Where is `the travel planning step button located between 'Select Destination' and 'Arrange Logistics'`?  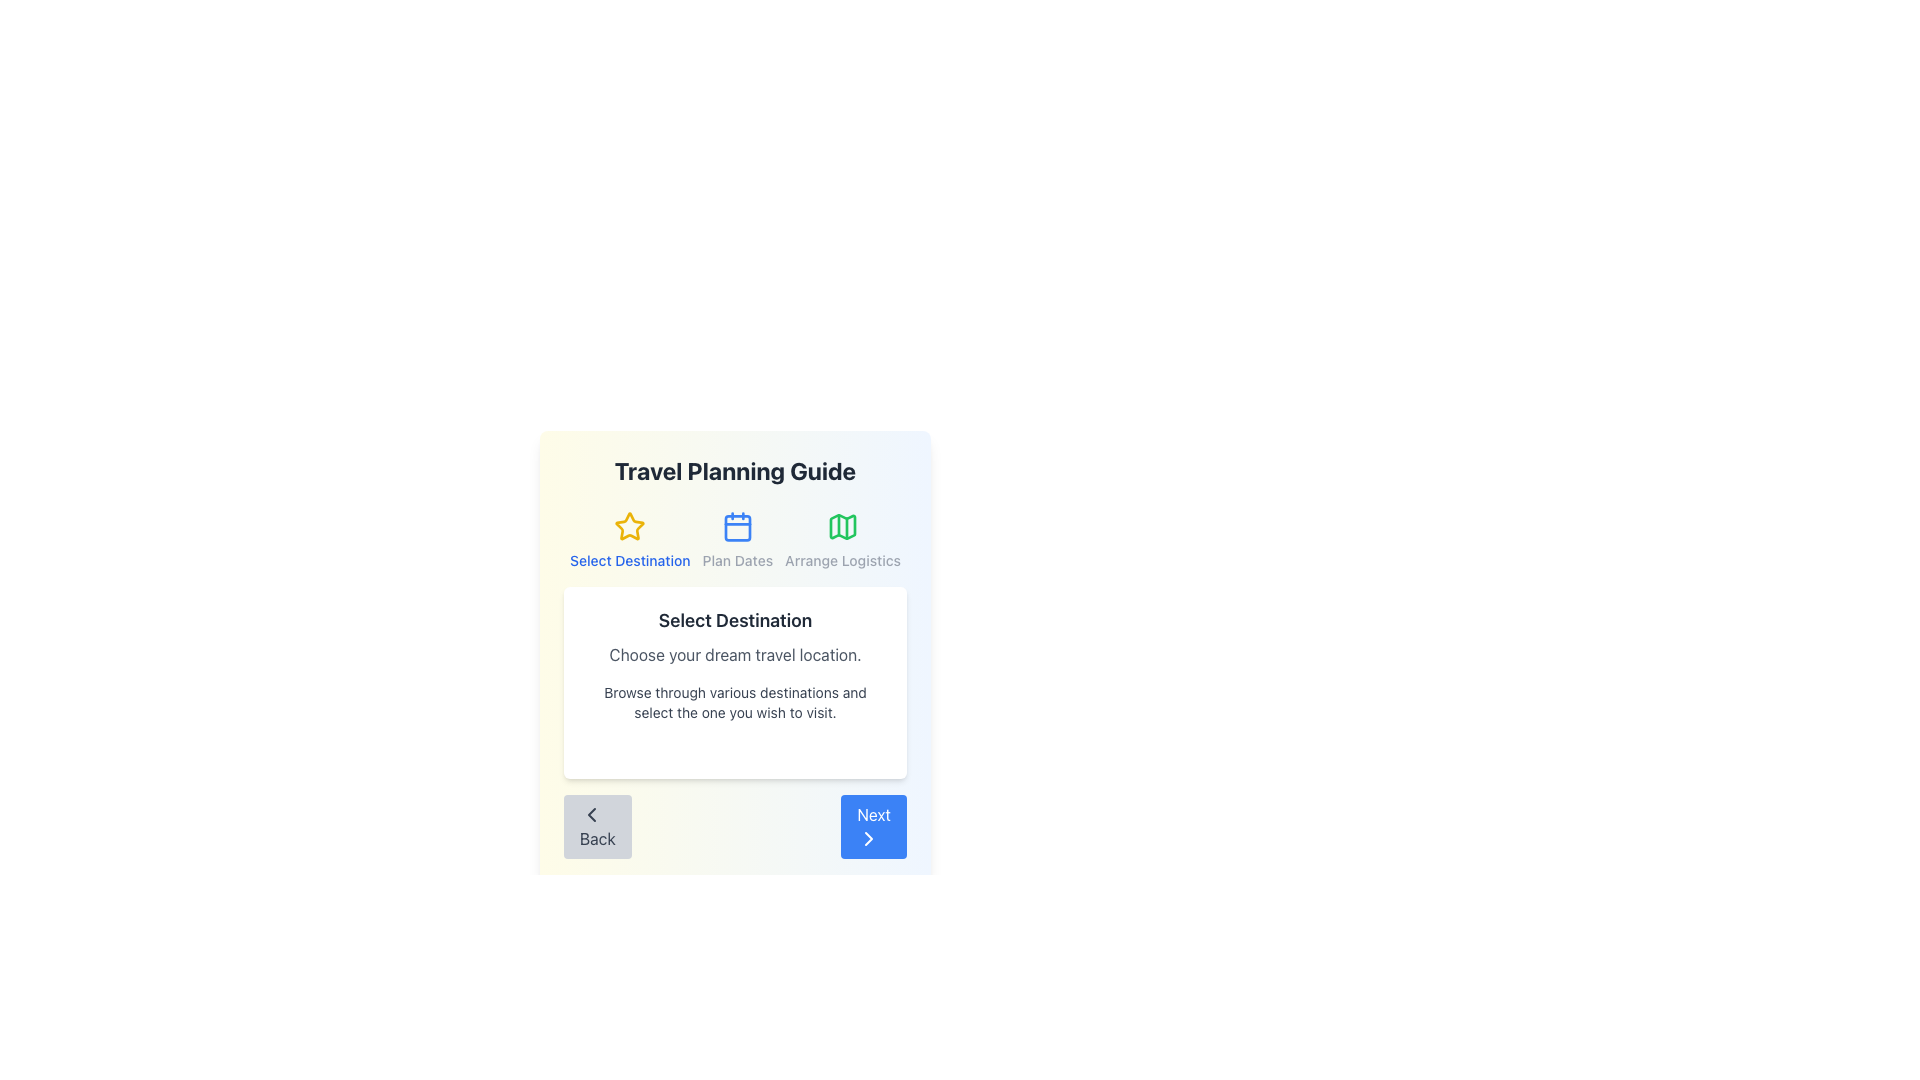
the travel planning step button located between 'Select Destination' and 'Arrange Logistics' is located at coordinates (736, 540).